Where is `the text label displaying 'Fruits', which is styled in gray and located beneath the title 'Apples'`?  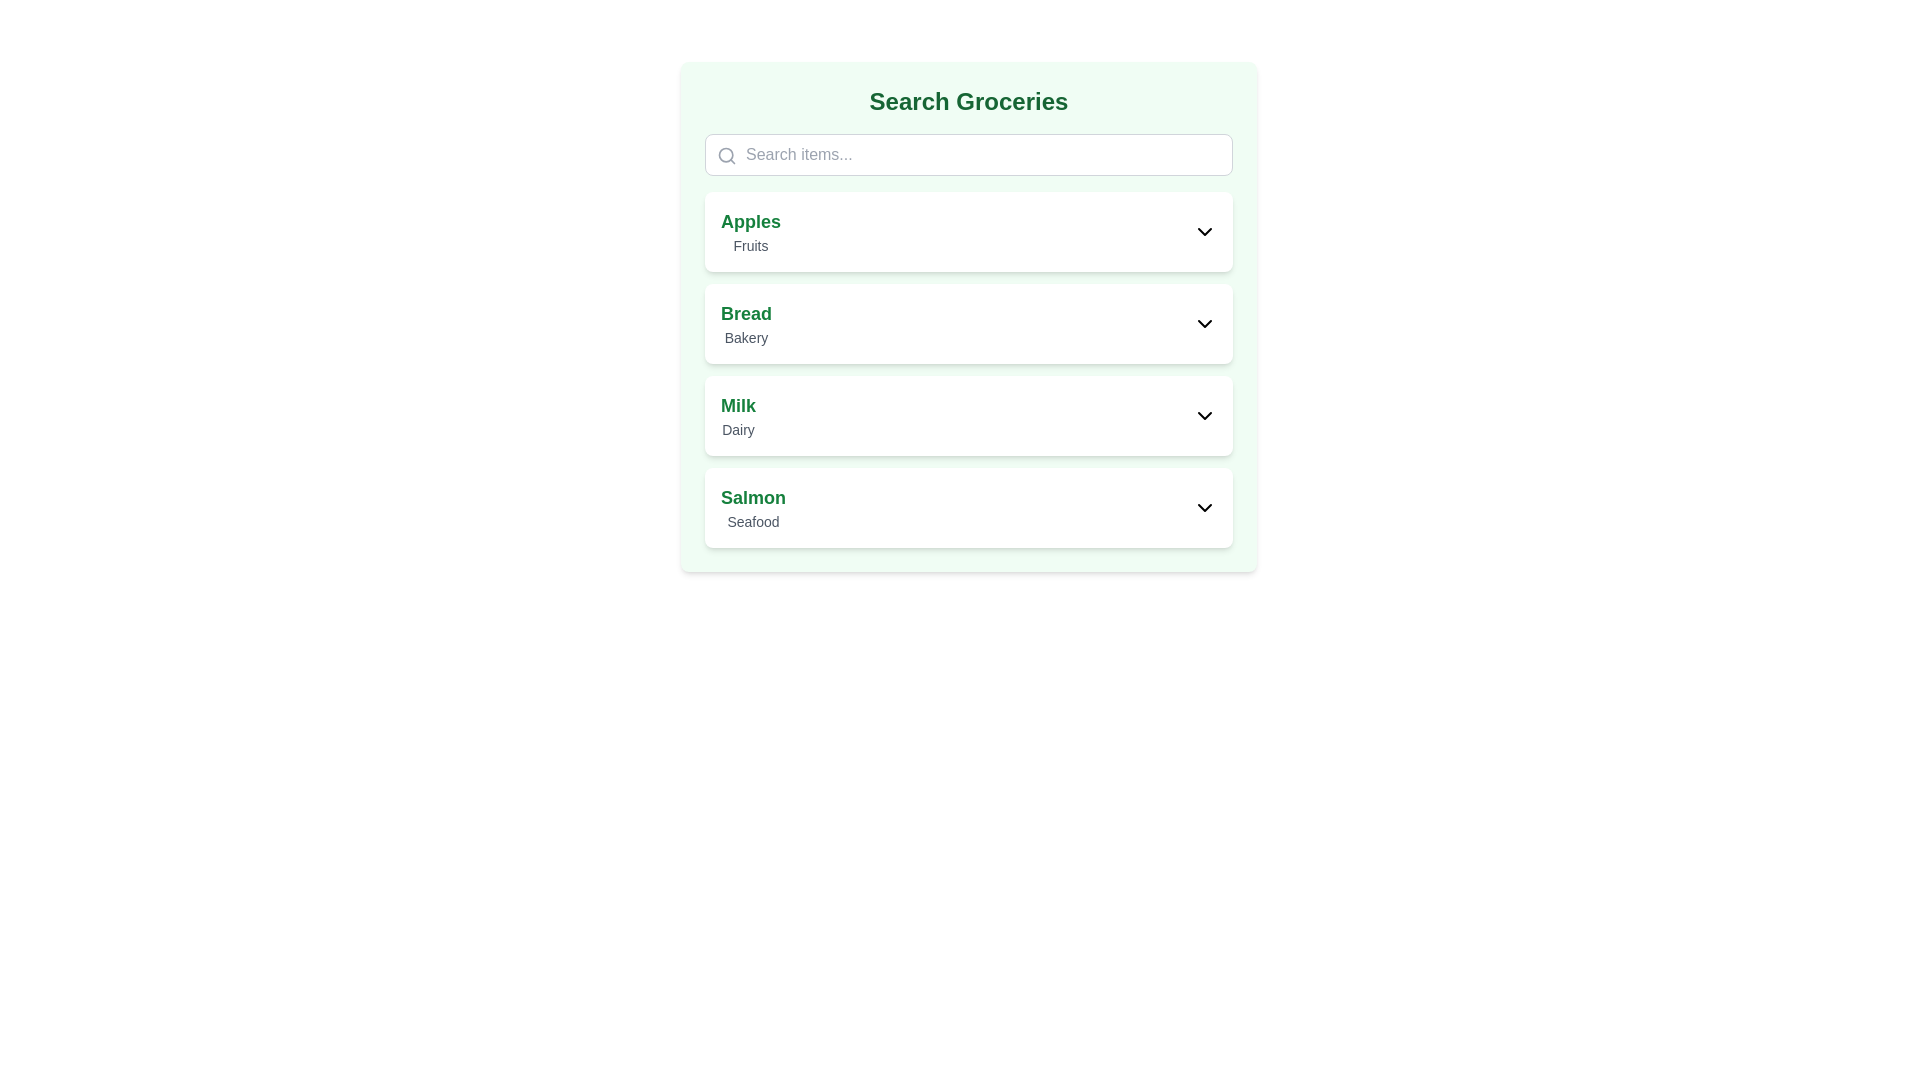 the text label displaying 'Fruits', which is styled in gray and located beneath the title 'Apples' is located at coordinates (750, 245).